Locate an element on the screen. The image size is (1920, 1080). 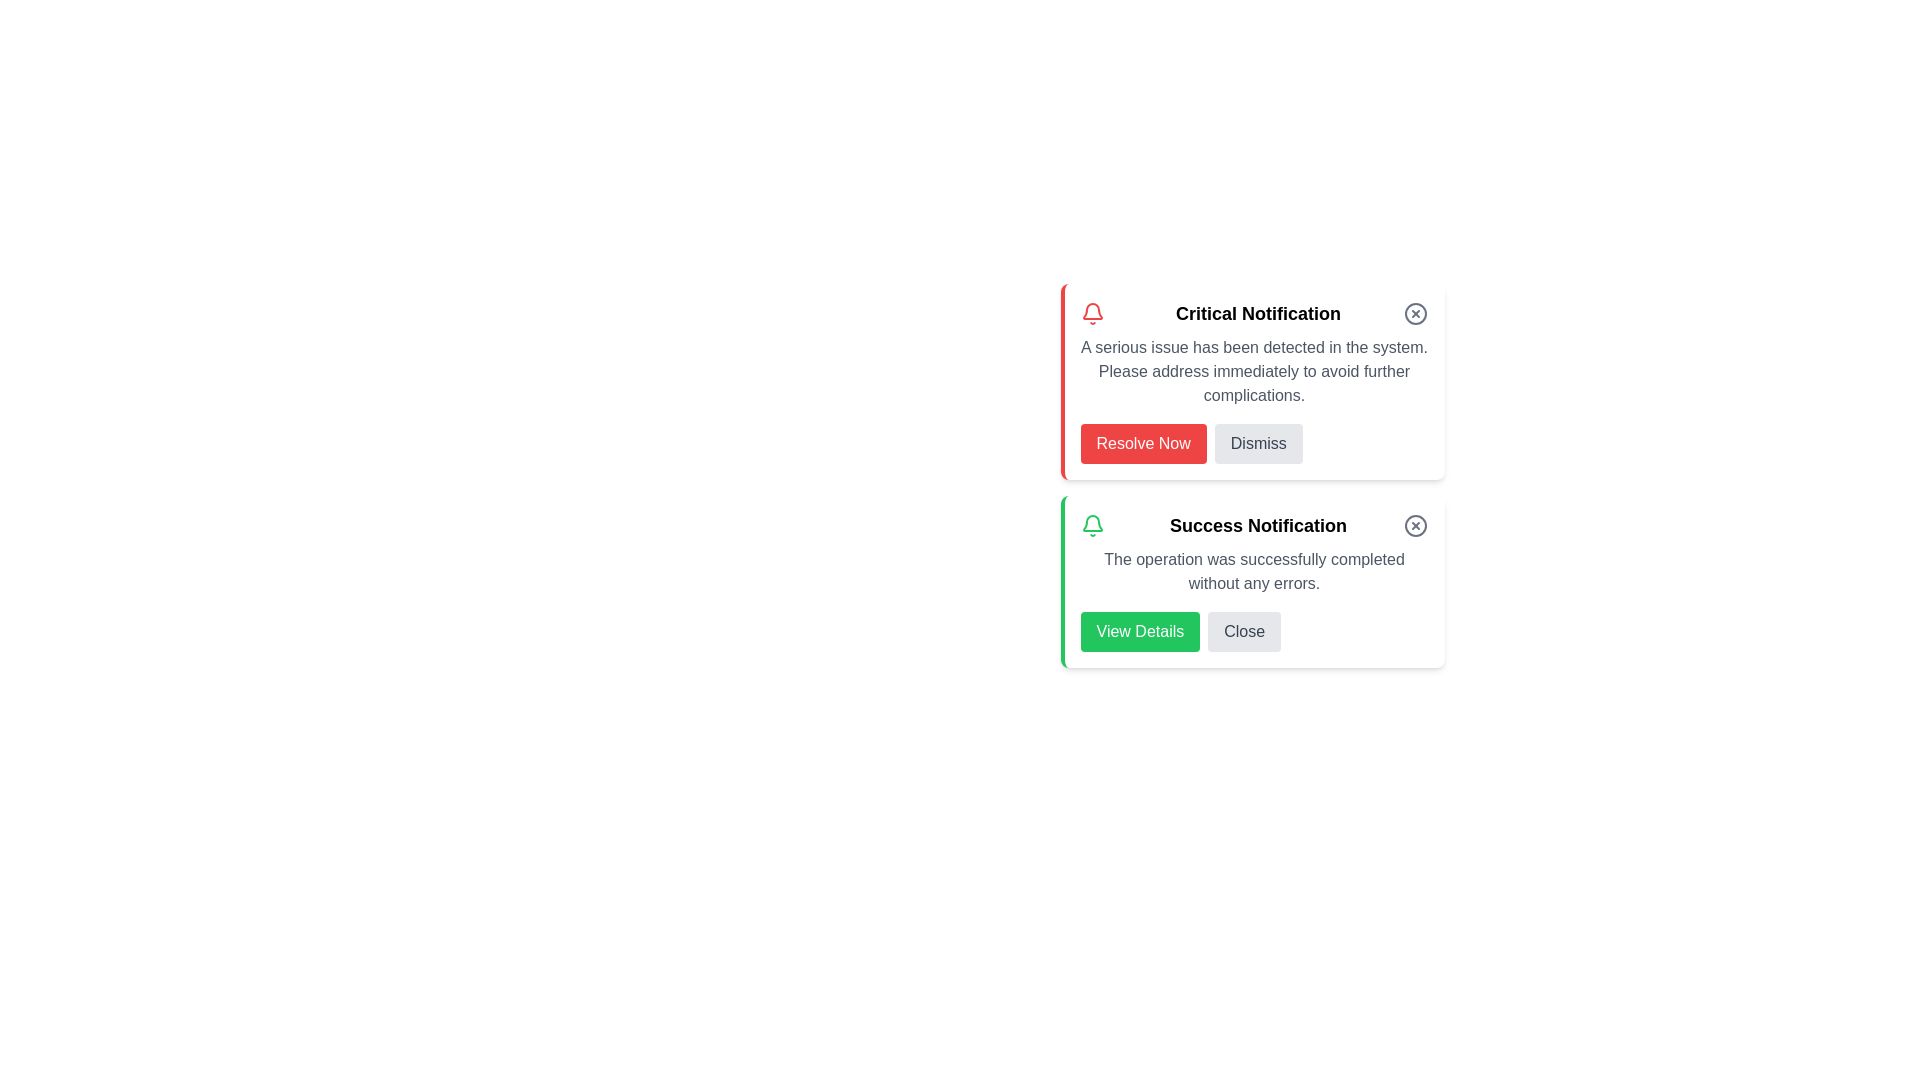
the dual-button group in the bottom right corner of the 'Critical Notification' card is located at coordinates (1253, 442).